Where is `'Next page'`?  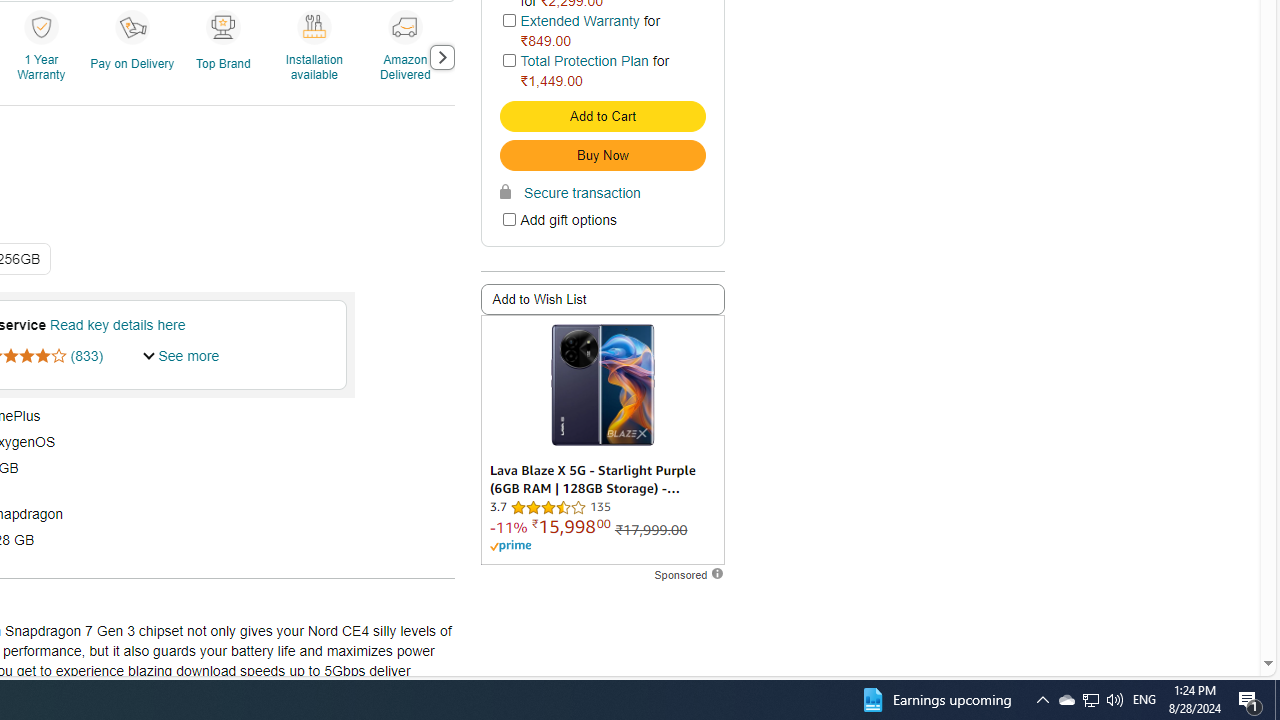
'Next page' is located at coordinates (440, 56).